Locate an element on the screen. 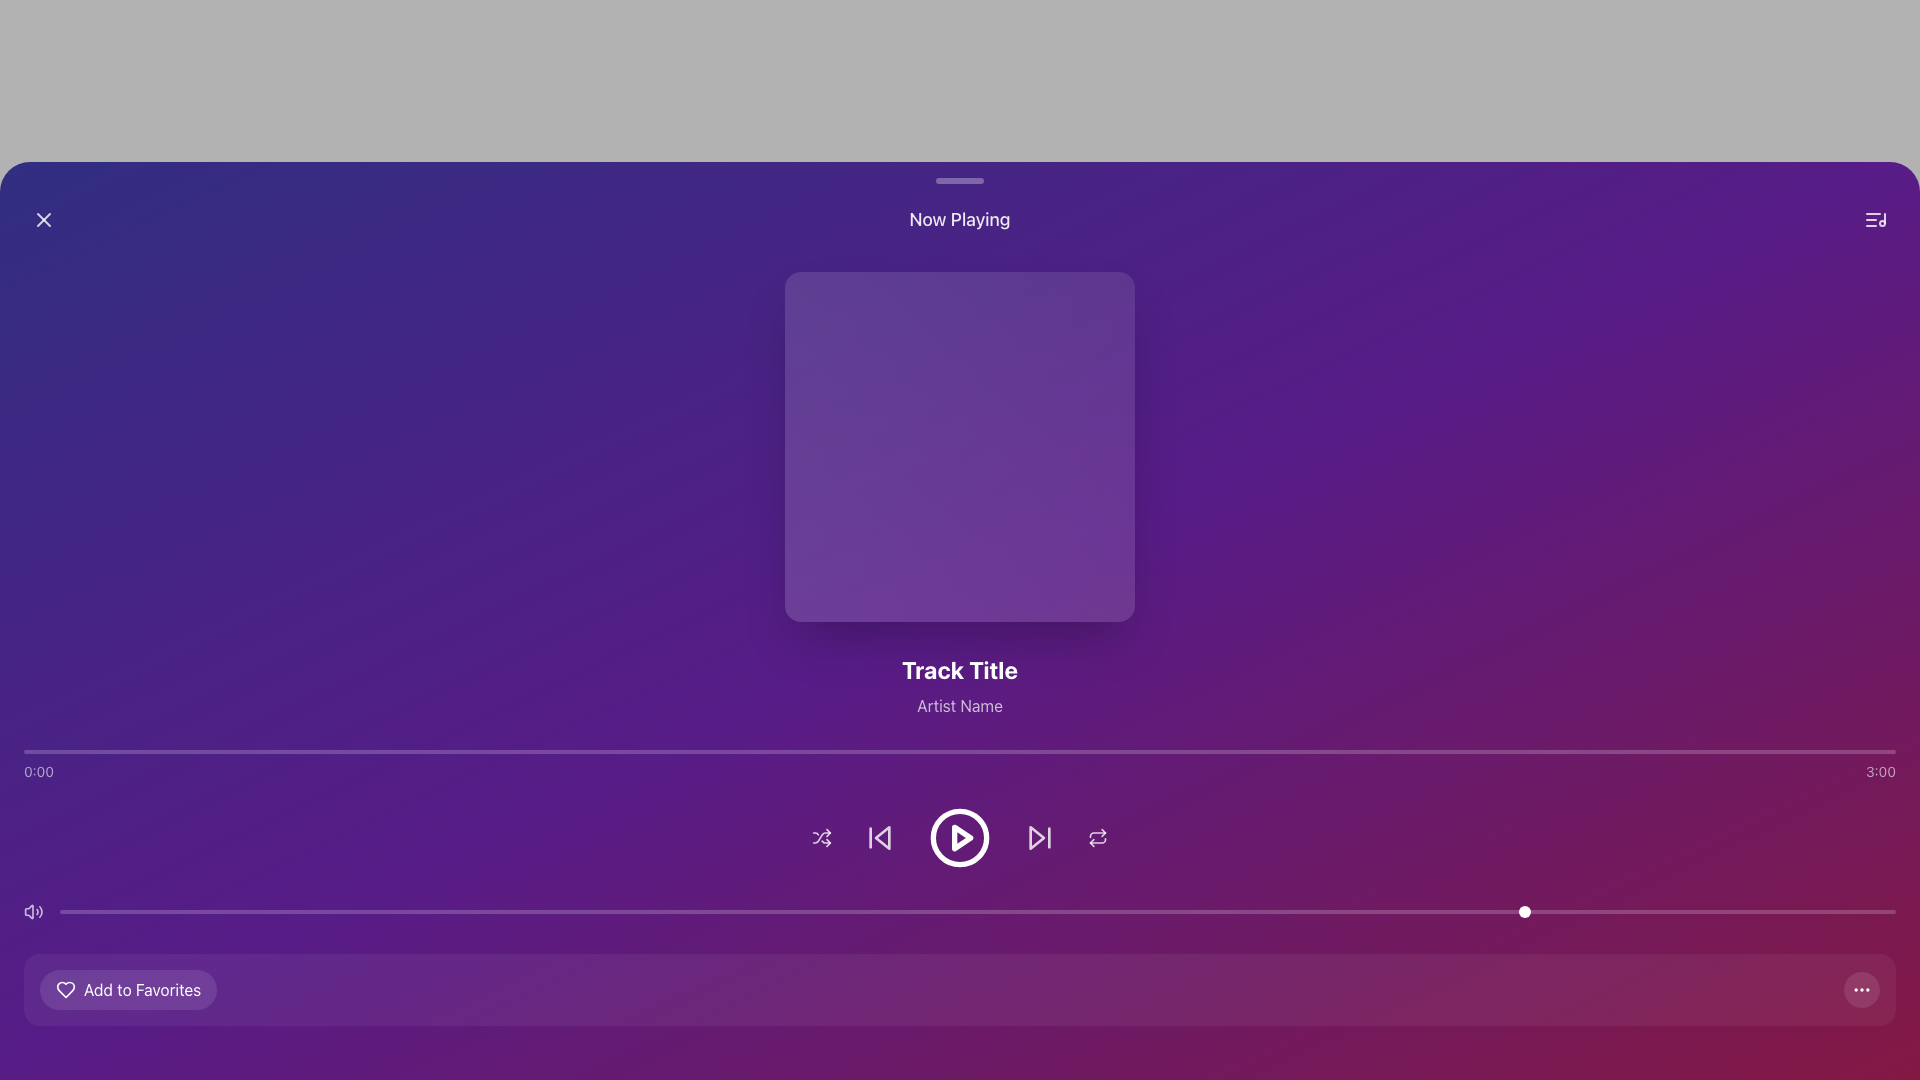  the Vector graphic or SVG element indicating volume settings, located in the lower-left section of the interface is located at coordinates (29, 911).